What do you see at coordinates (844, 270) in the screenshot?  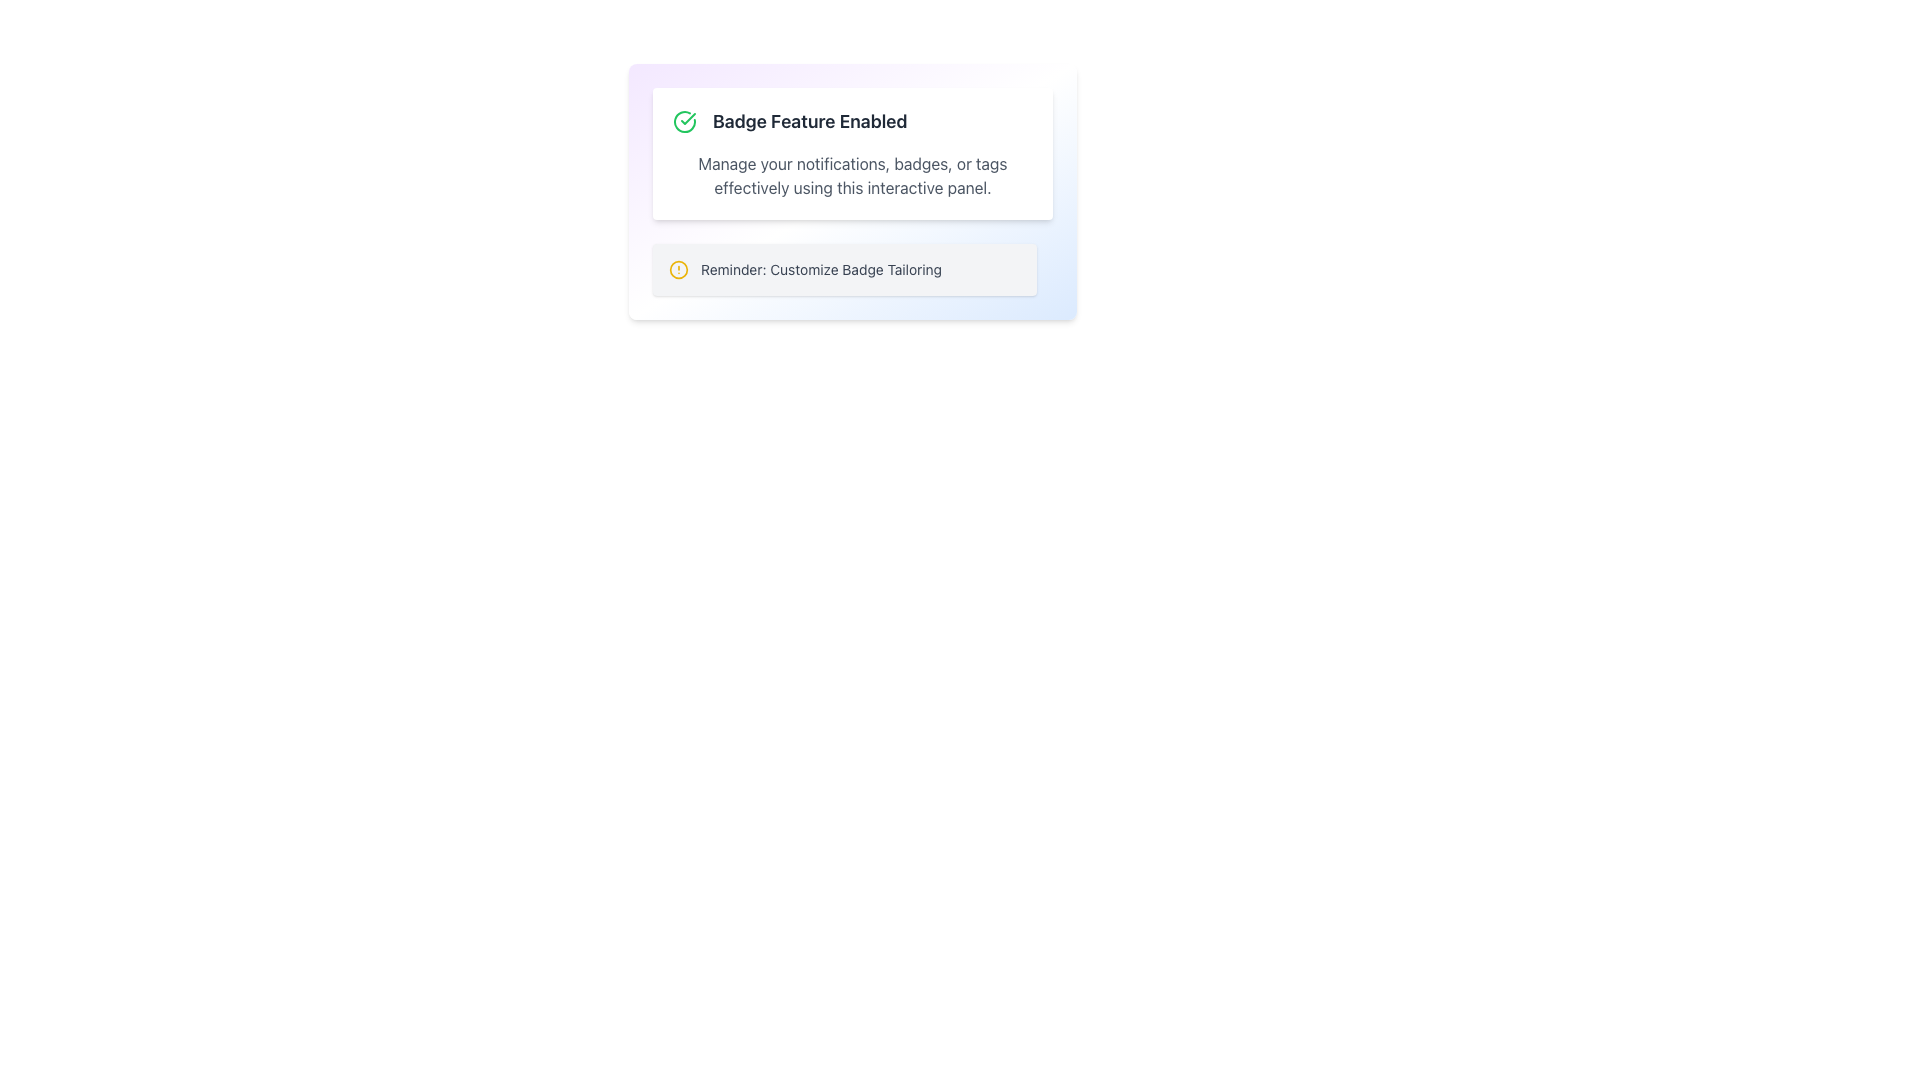 I see `the 'Reminder: Customize Badge Tailoring' text element, which is a horizontal layout containing a warning icon and a gray text string, centrally aligned below the heading 'Badge Feature Enabled'` at bounding box center [844, 270].